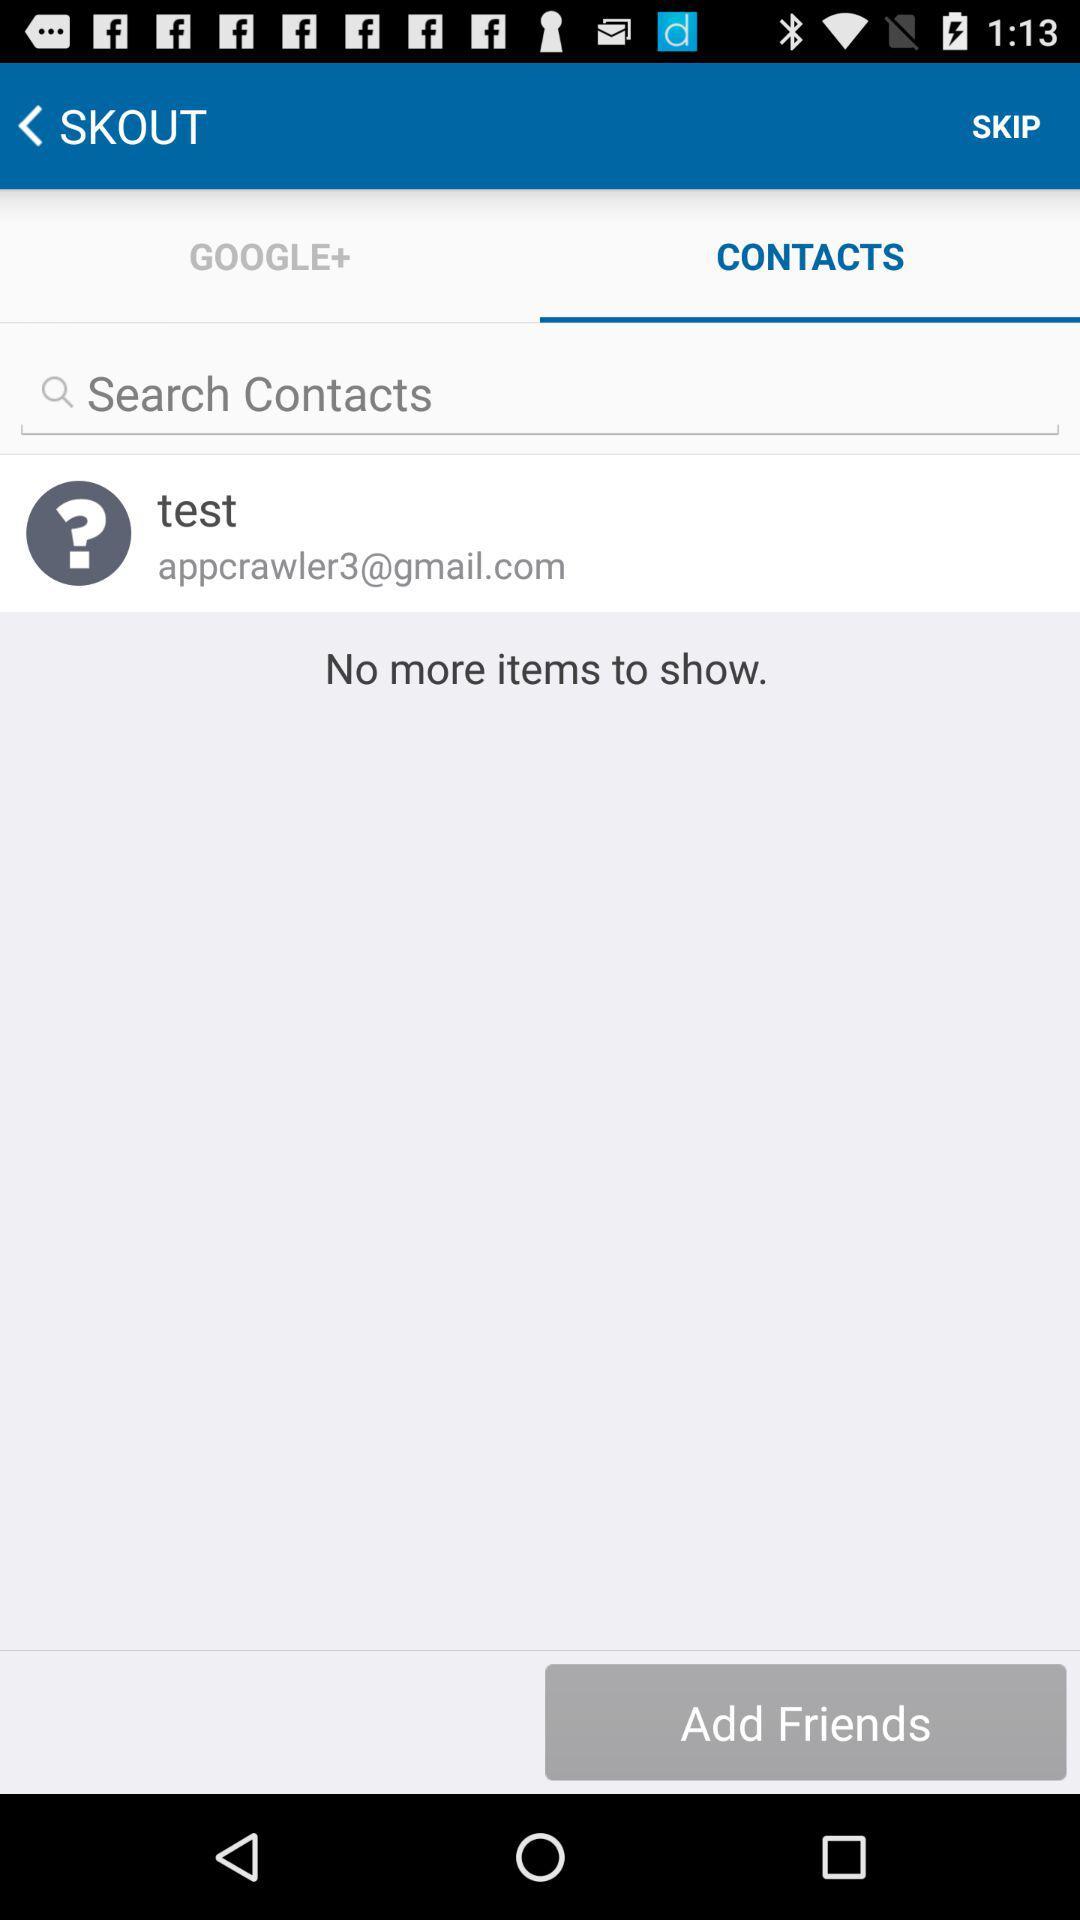  What do you see at coordinates (804, 1721) in the screenshot?
I see `add friends` at bounding box center [804, 1721].